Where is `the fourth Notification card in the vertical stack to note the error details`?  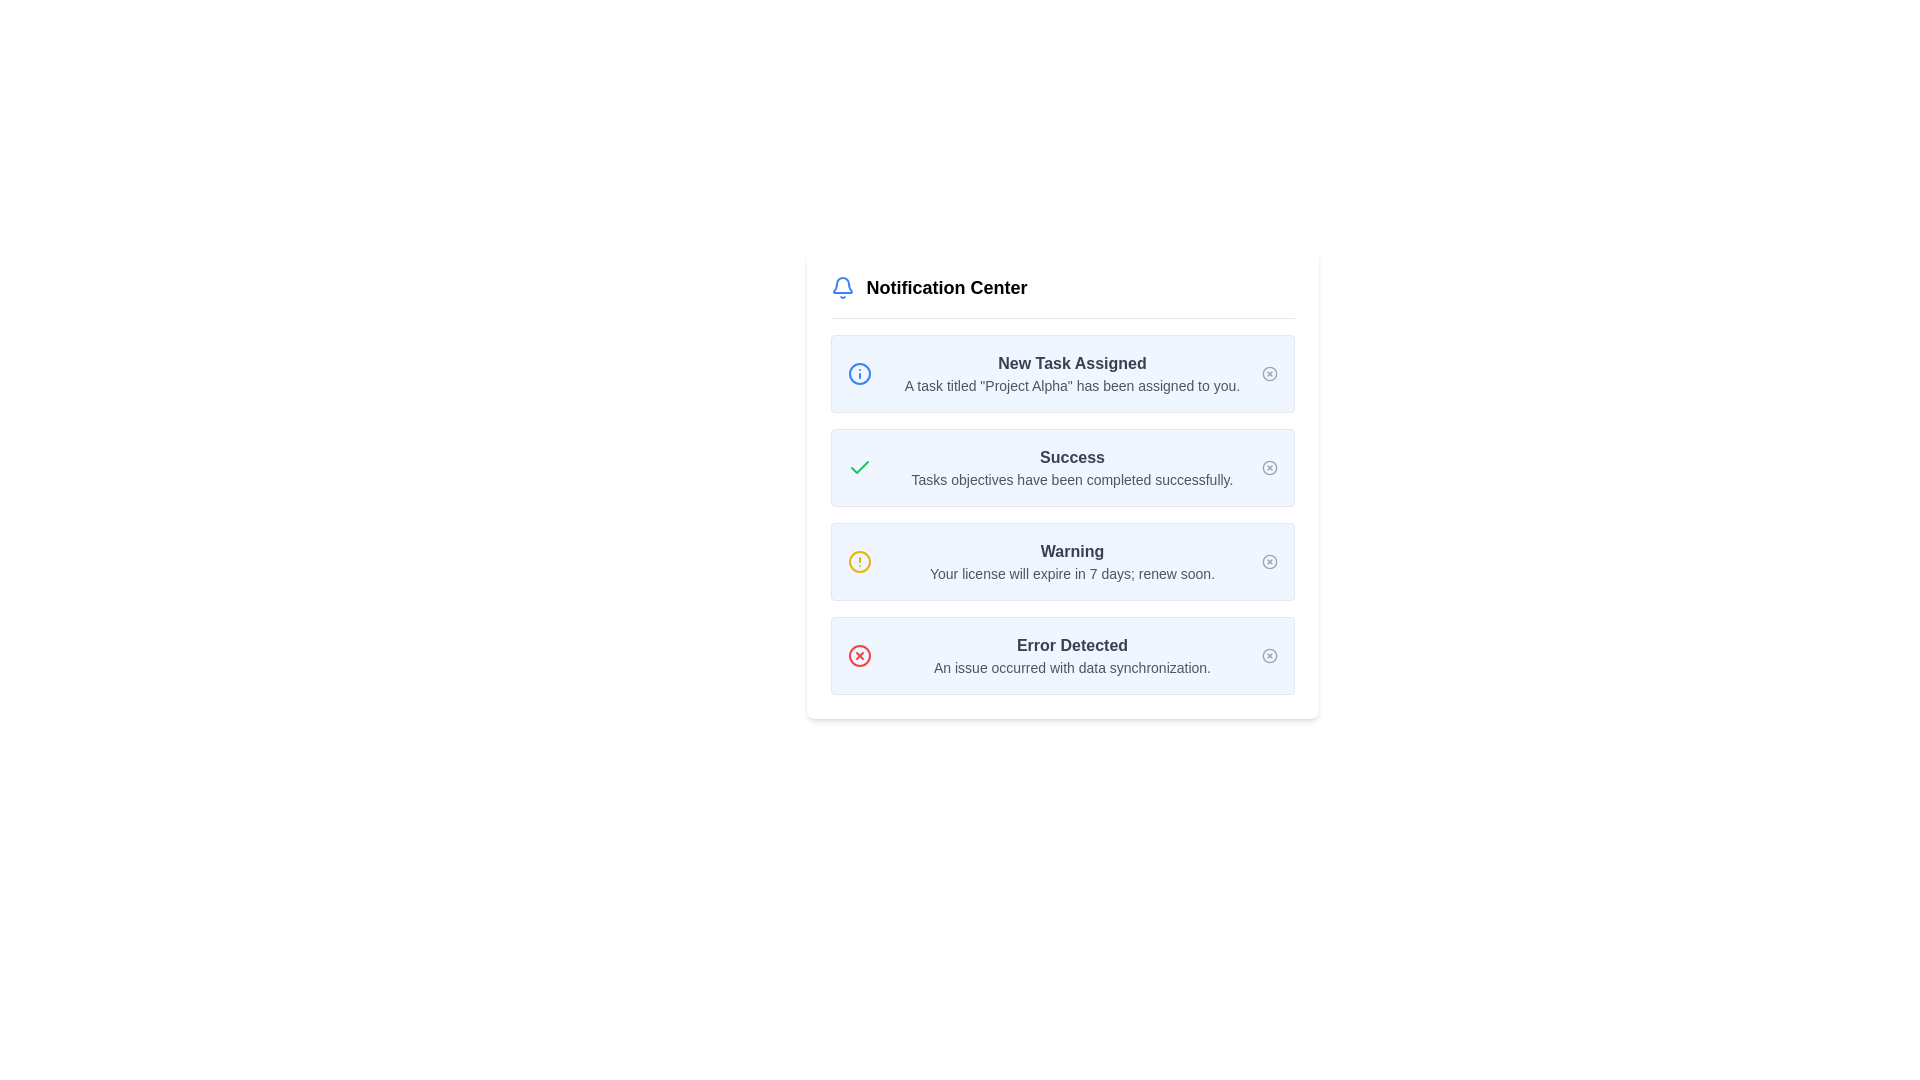 the fourth Notification card in the vertical stack to note the error details is located at coordinates (1061, 655).